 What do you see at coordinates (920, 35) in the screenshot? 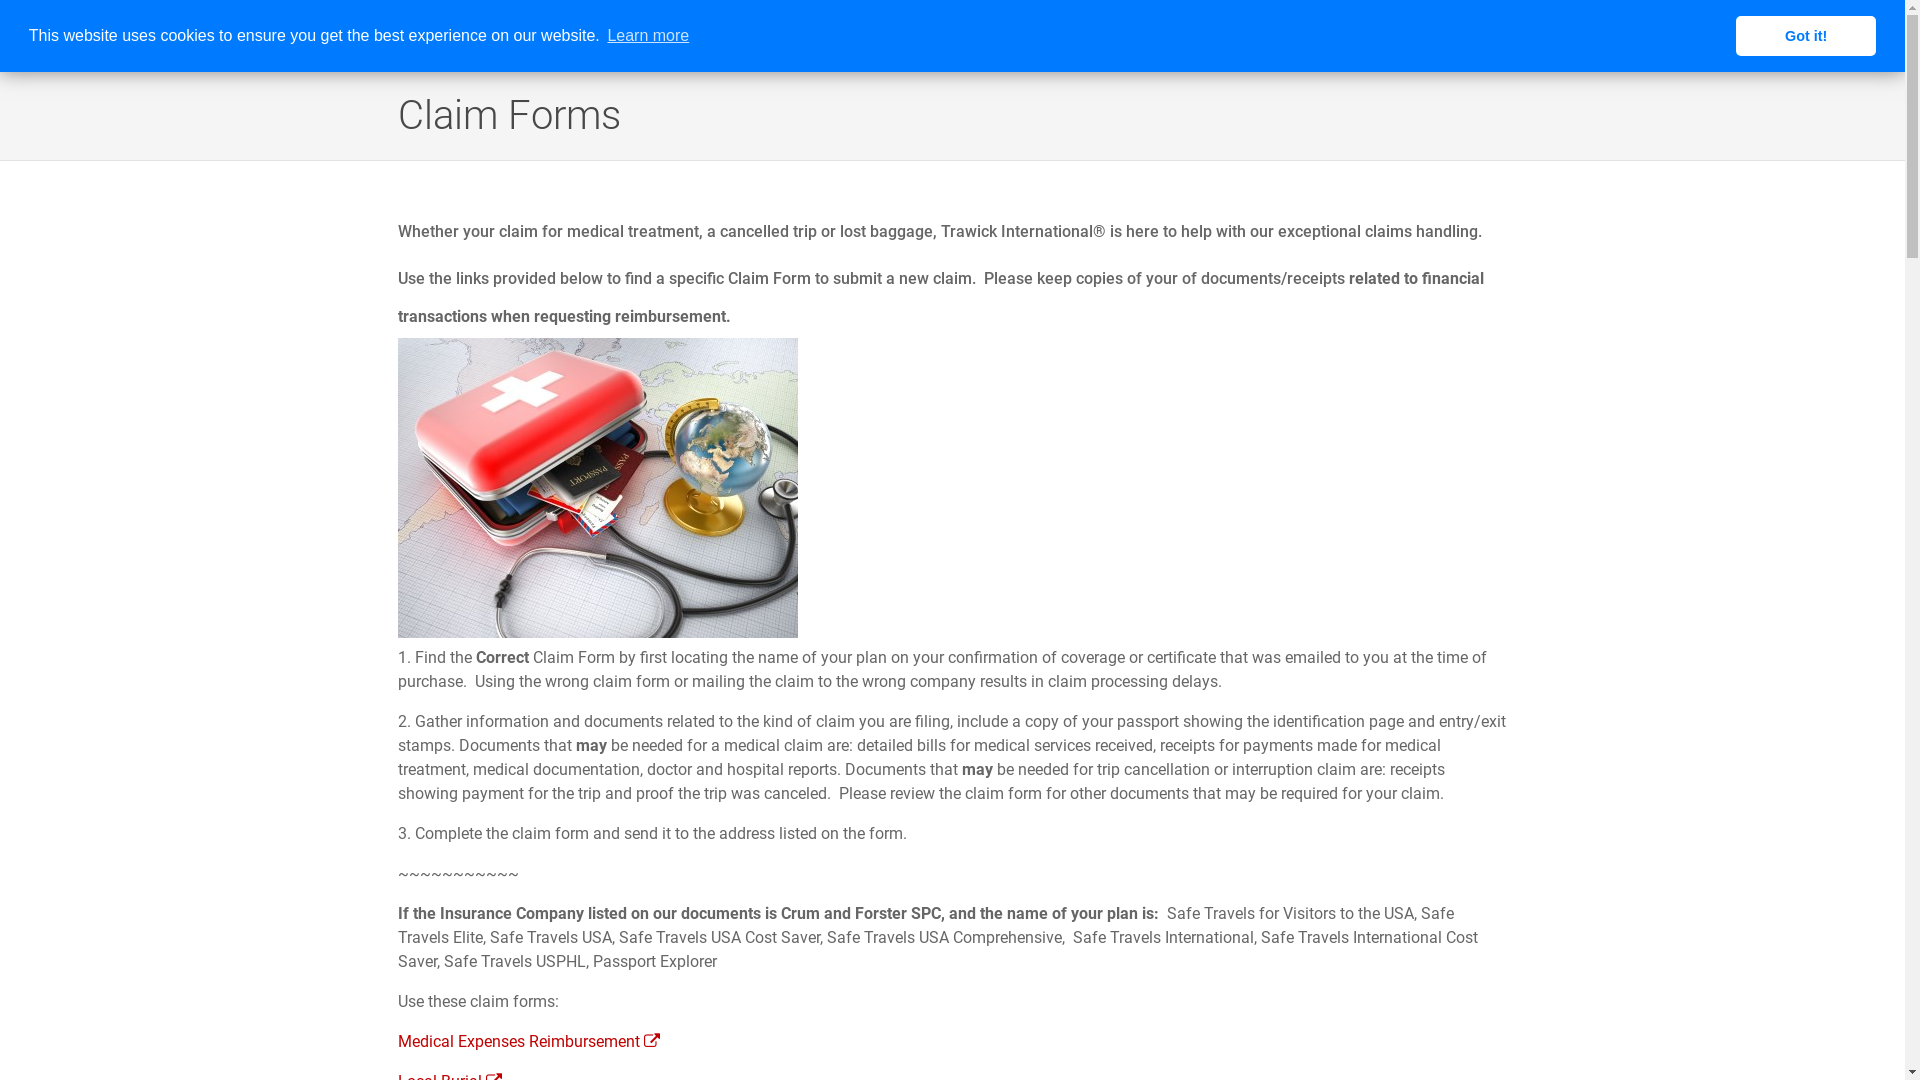
I see `'About Us'` at bounding box center [920, 35].